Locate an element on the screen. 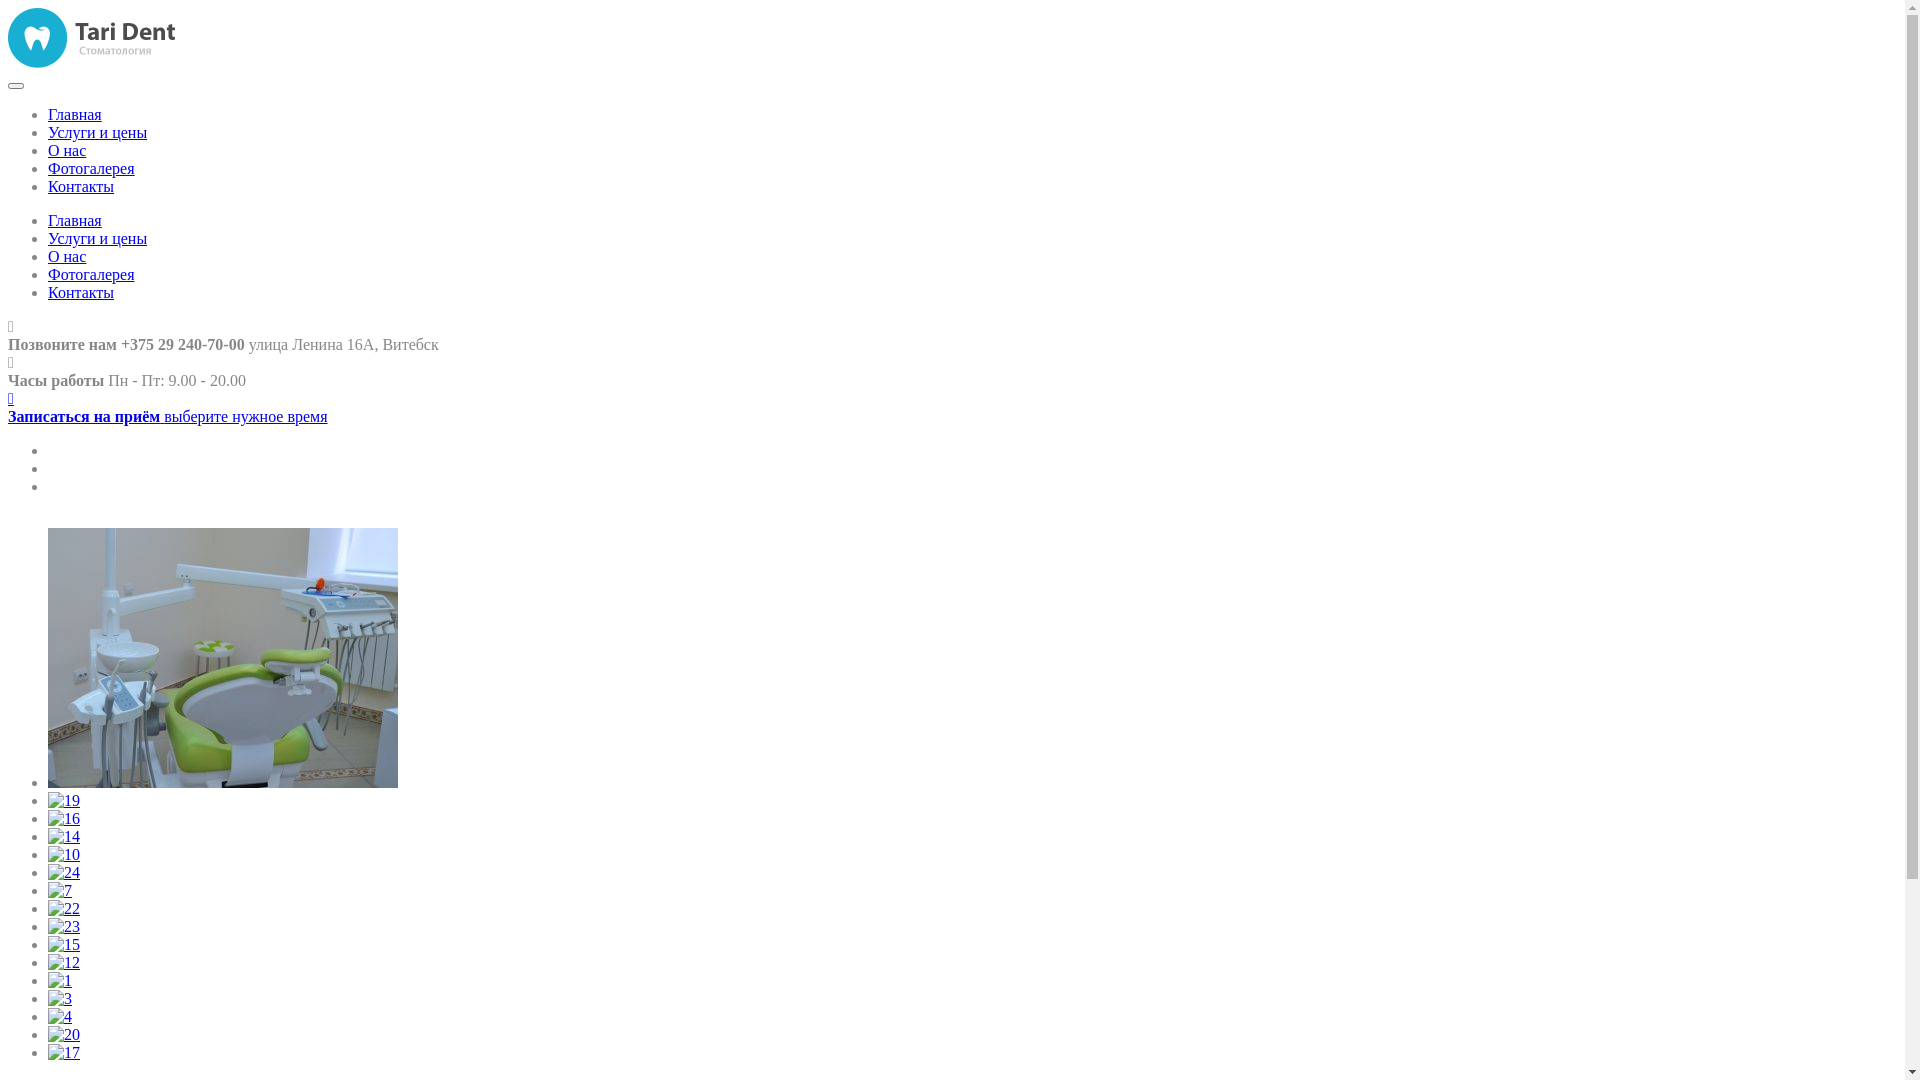 The height and width of the screenshot is (1080, 1920). '17' is located at coordinates (63, 1052).